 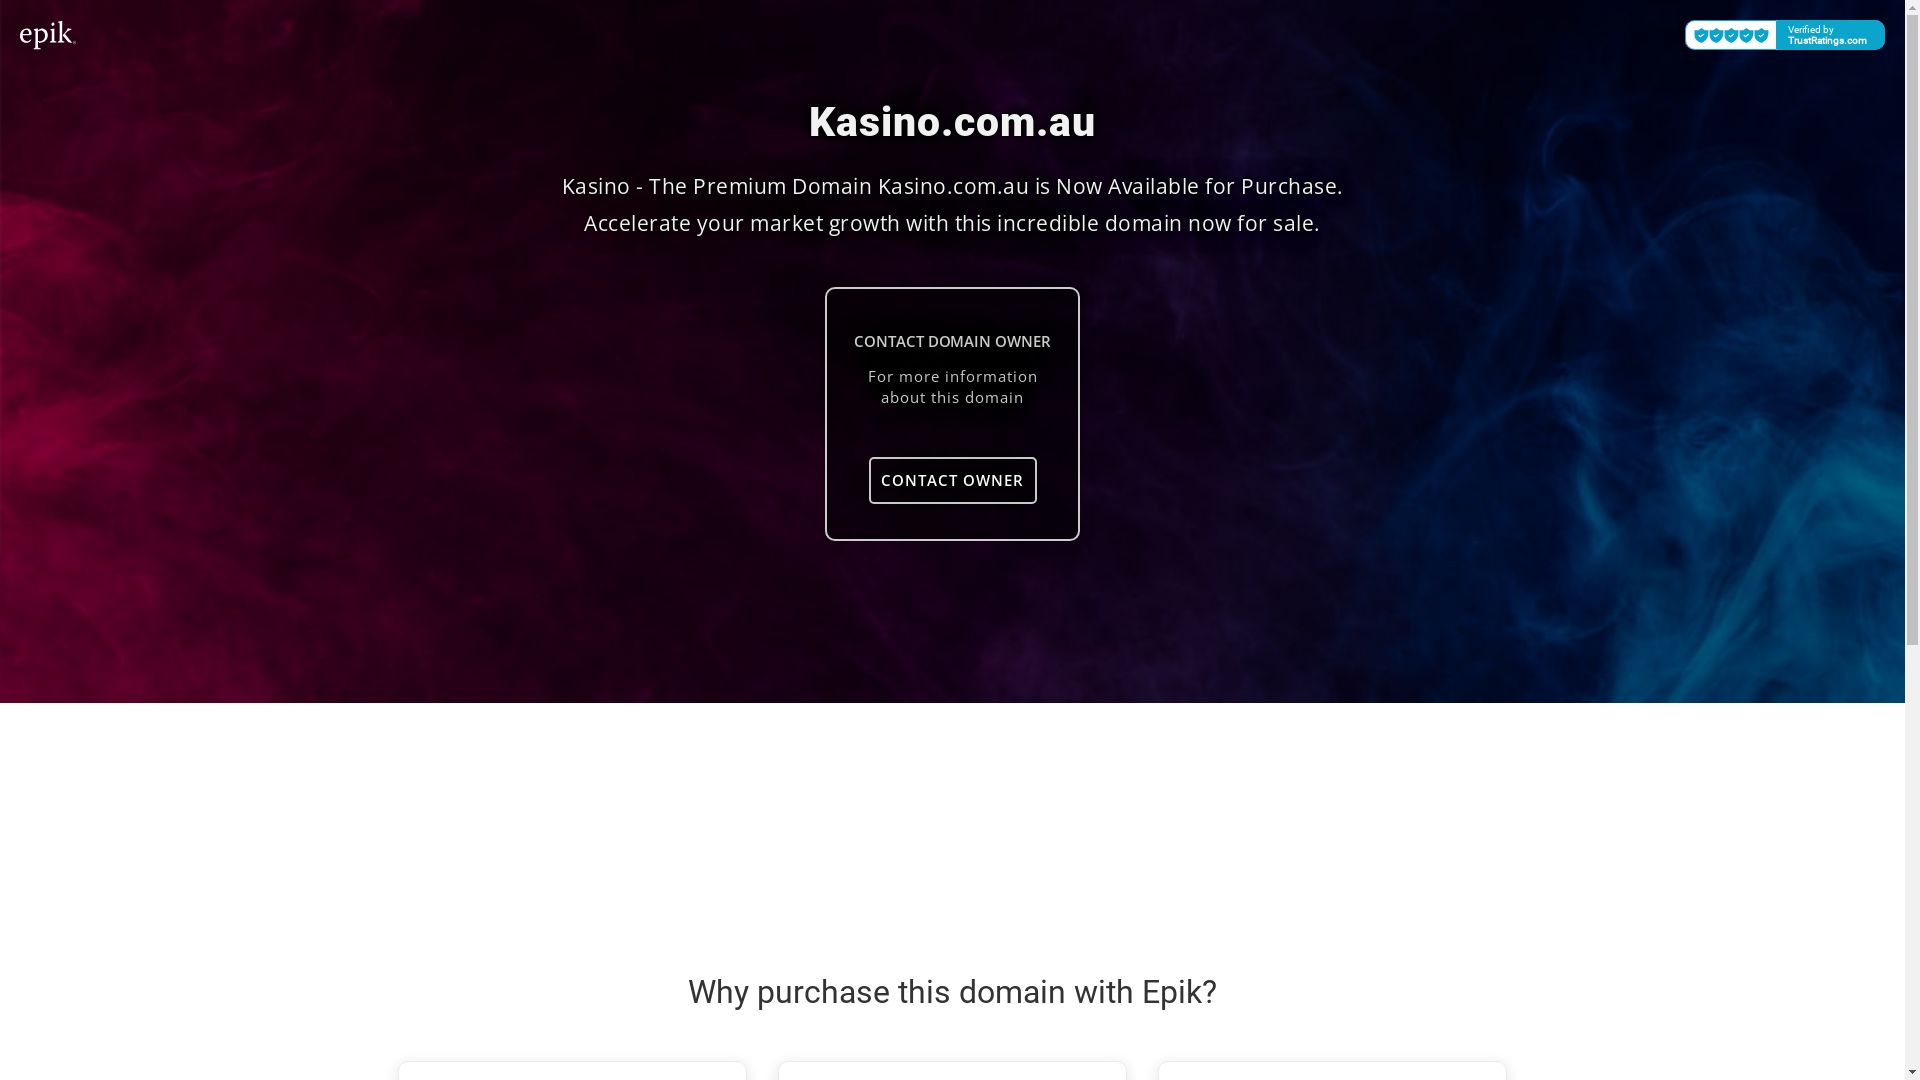 I want to click on 'Verified by TrustRatings.com', so click(x=1785, y=34).